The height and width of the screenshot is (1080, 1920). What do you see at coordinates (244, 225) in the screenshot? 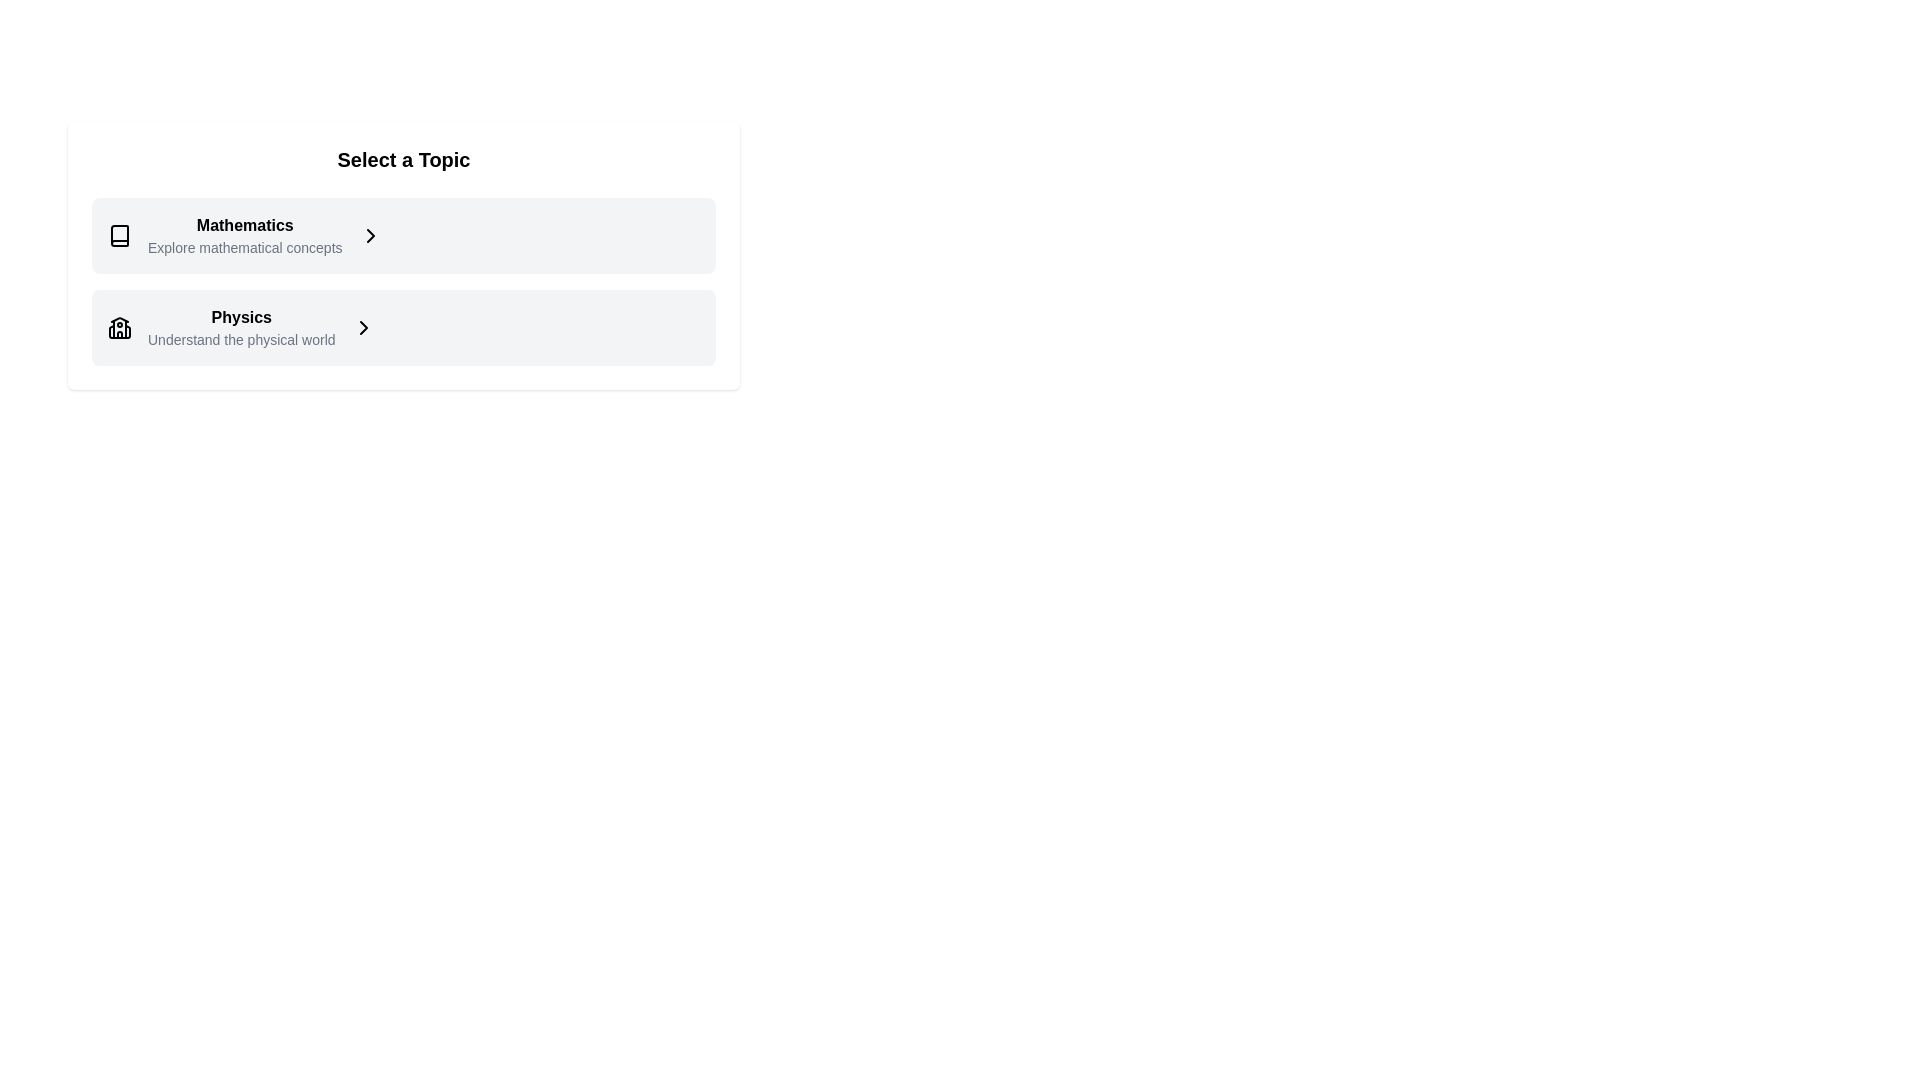
I see `the 'Mathematics' section title text label, which directs users` at bounding box center [244, 225].